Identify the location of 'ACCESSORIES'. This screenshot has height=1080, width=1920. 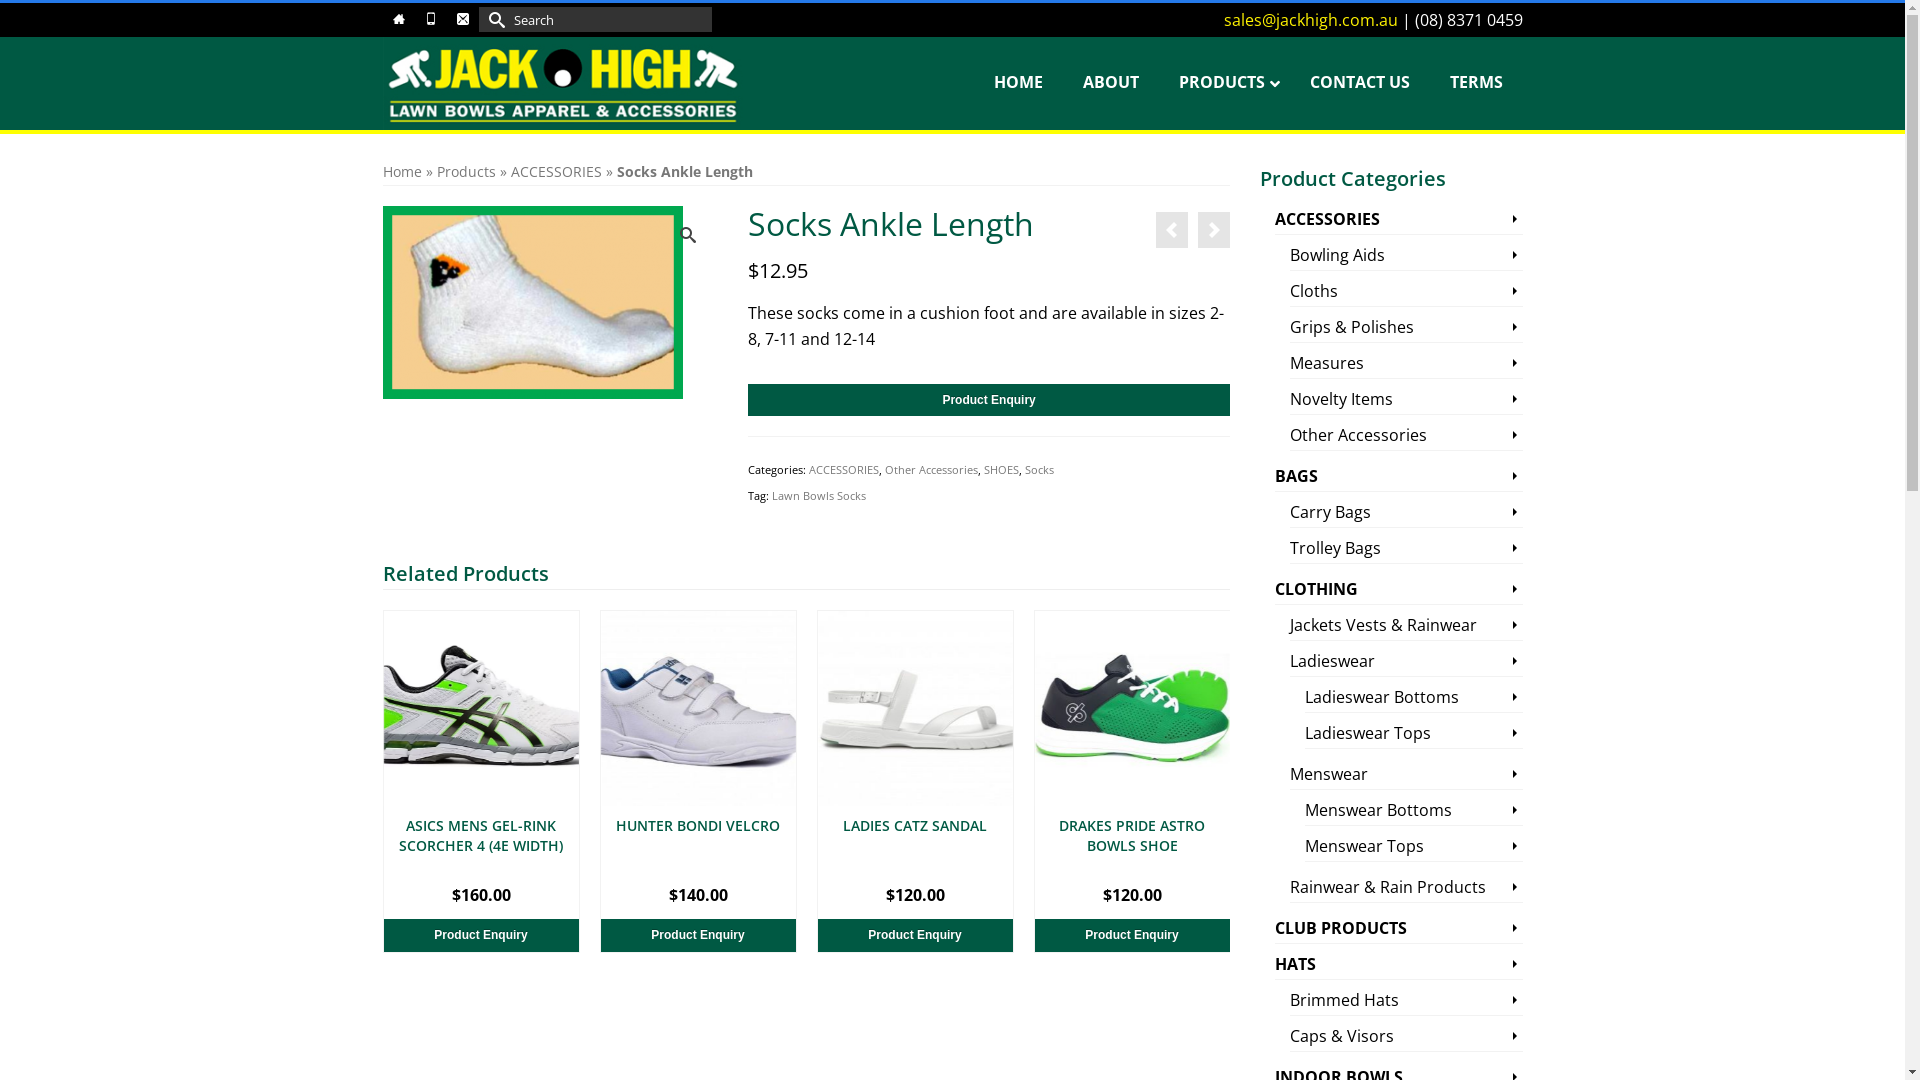
(844, 469).